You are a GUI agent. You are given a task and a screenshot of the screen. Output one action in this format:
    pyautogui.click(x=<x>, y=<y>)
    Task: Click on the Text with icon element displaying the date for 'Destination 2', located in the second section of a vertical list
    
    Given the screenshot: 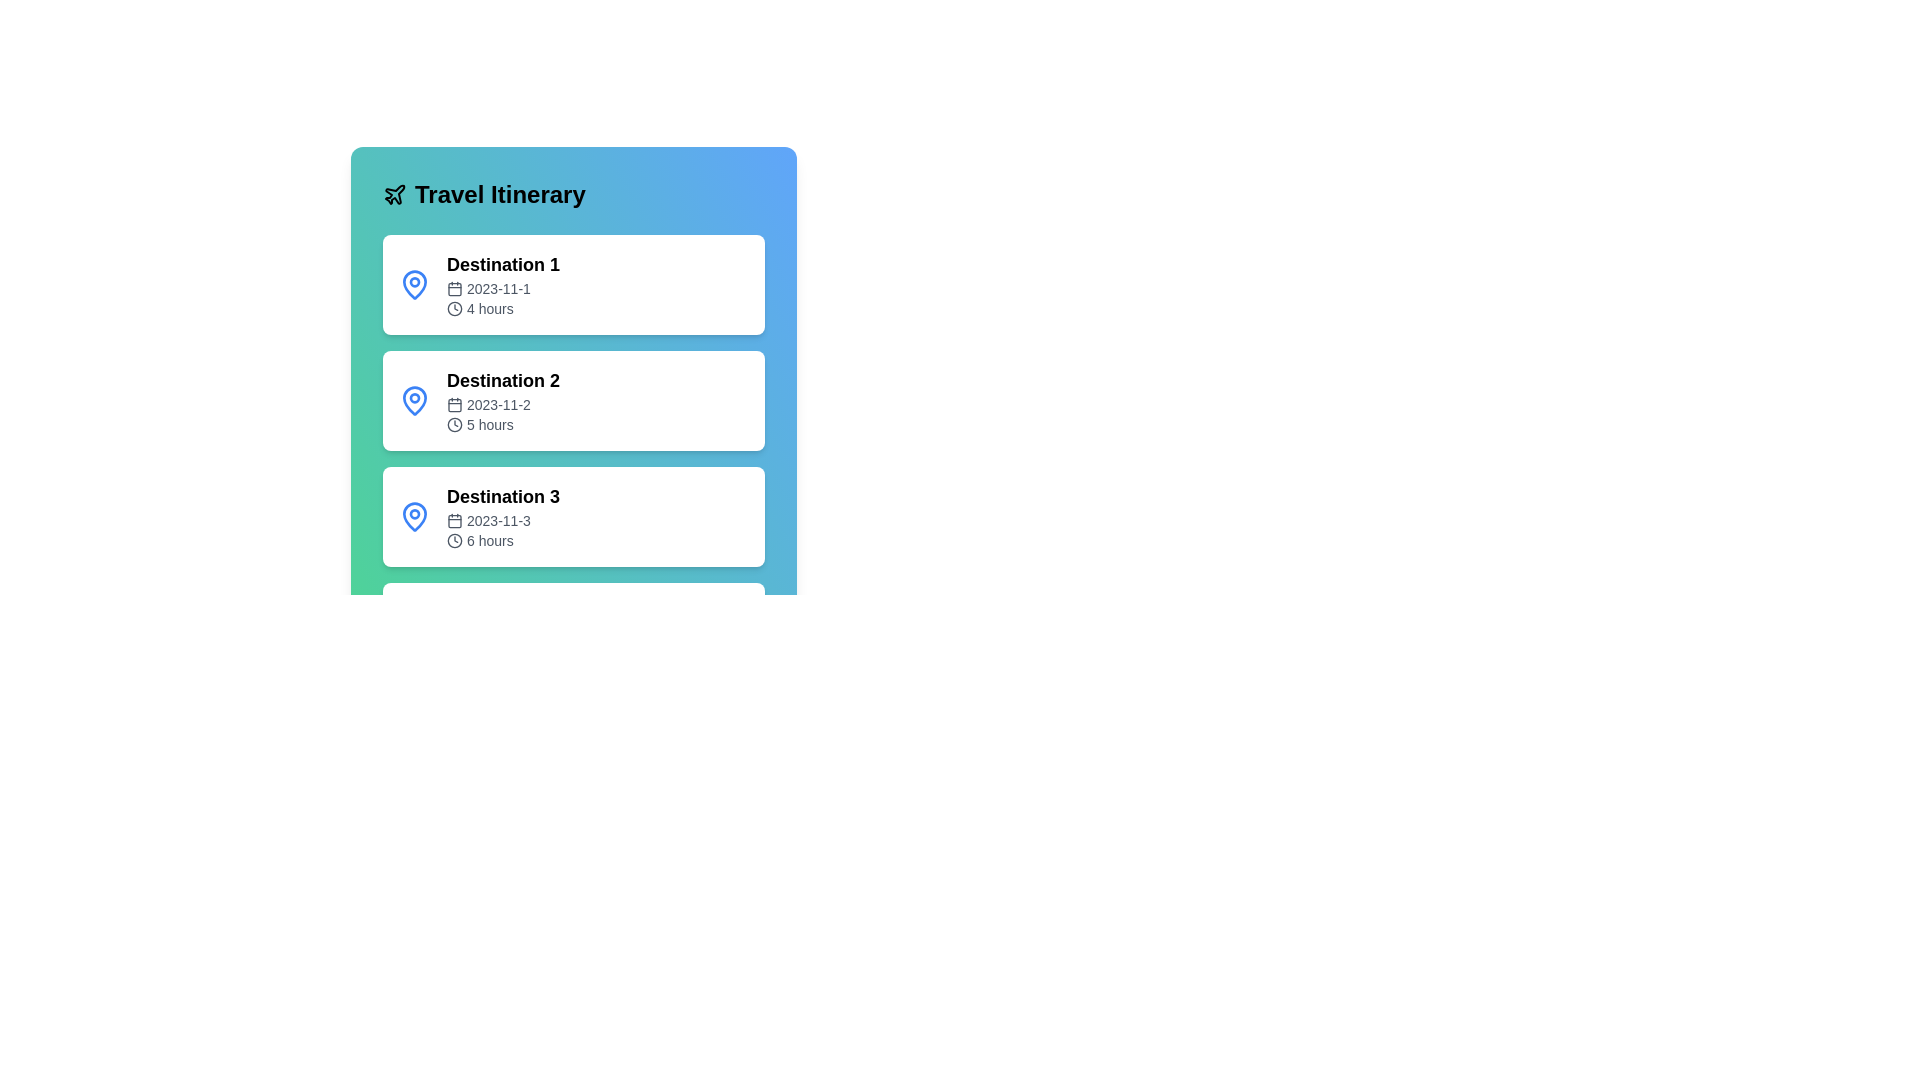 What is the action you would take?
    pyautogui.click(x=503, y=405)
    